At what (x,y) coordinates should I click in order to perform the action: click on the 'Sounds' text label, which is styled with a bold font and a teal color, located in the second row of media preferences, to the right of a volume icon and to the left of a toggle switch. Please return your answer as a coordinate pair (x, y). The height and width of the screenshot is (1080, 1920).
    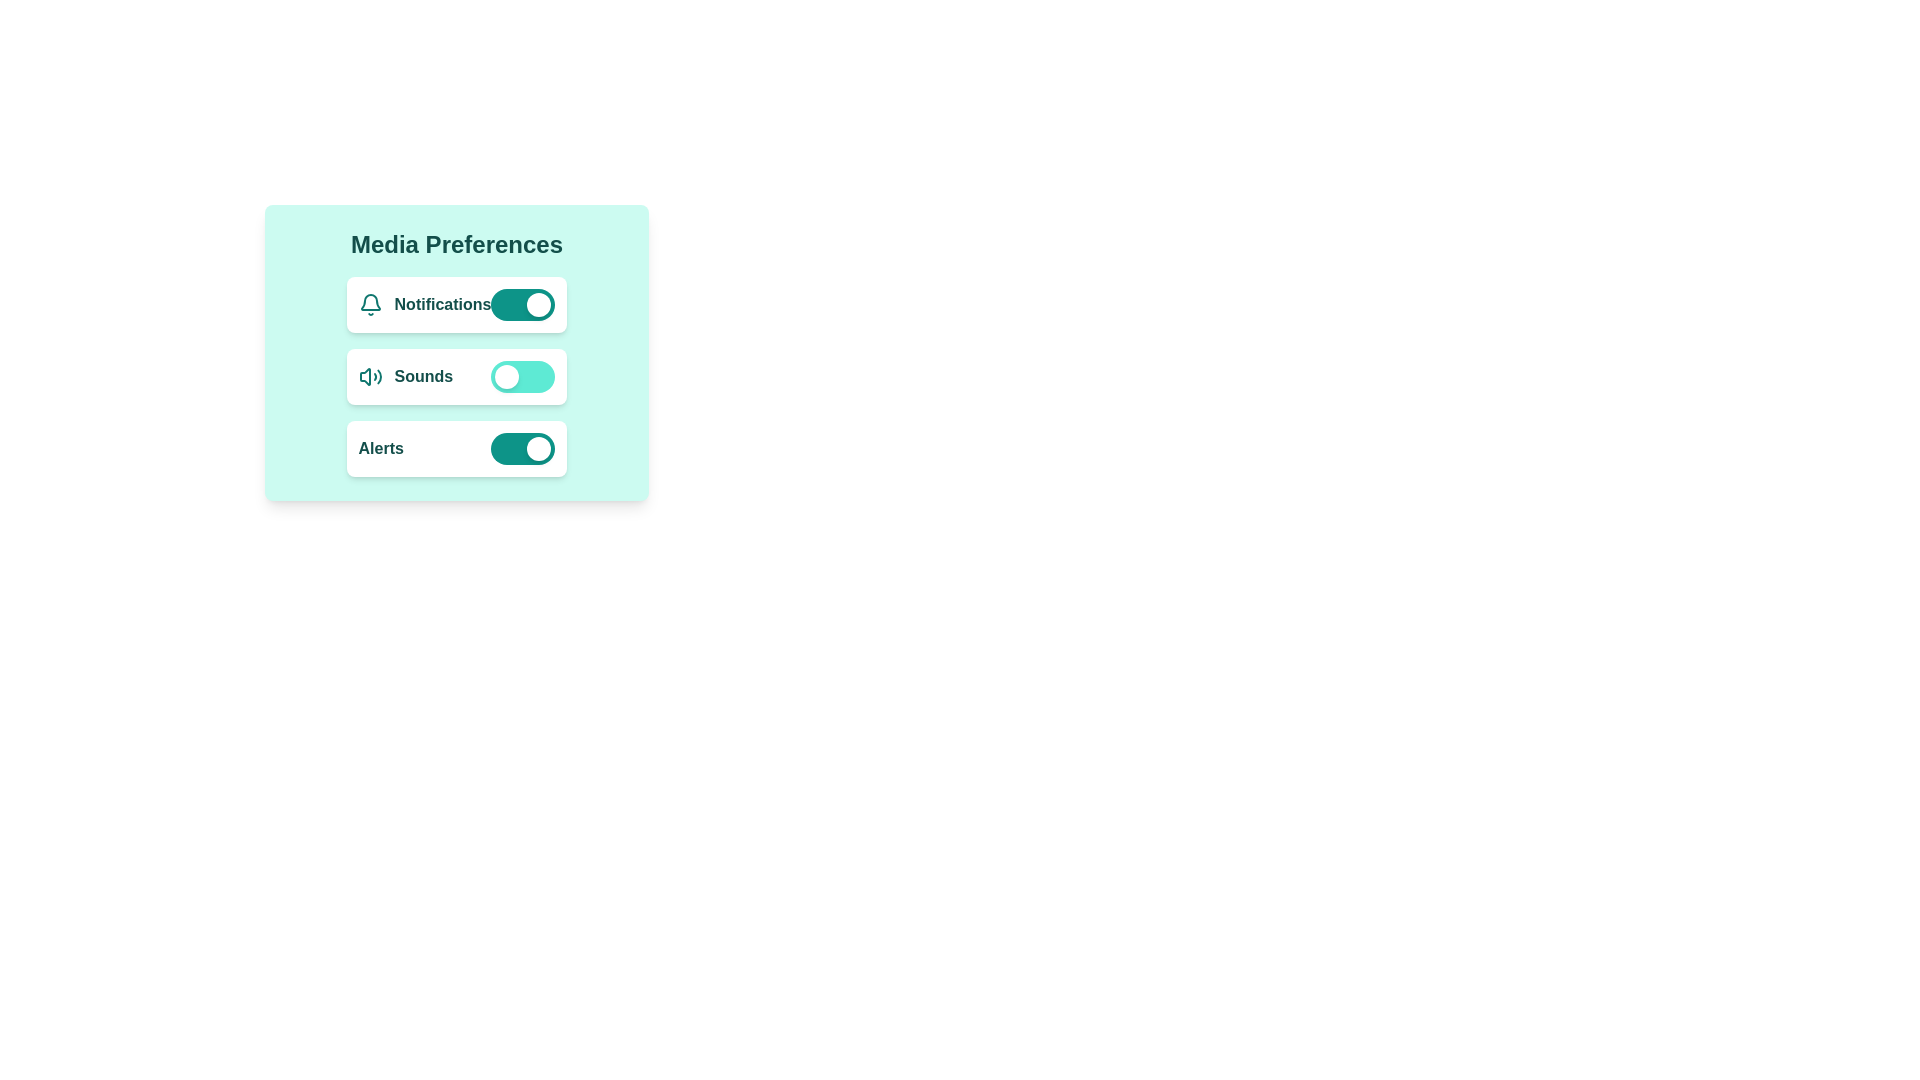
    Looking at the image, I should click on (422, 377).